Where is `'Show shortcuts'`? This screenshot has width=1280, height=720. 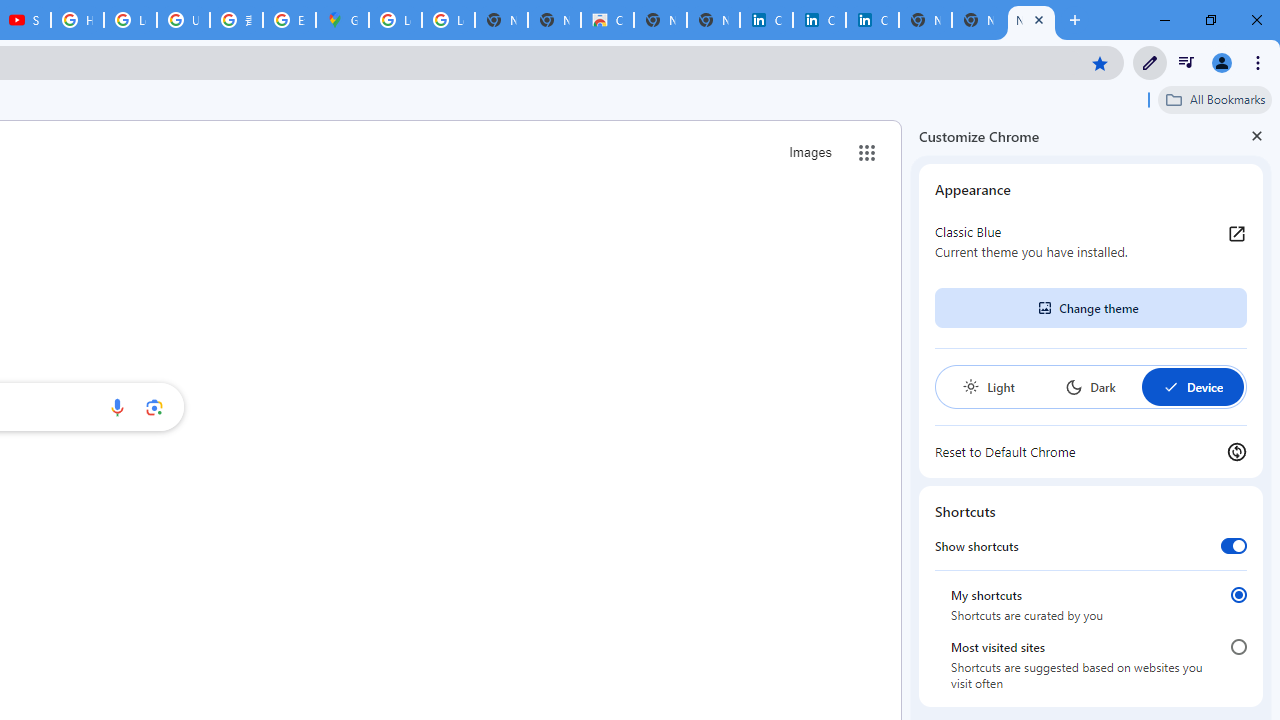
'Show shortcuts' is located at coordinates (1232, 545).